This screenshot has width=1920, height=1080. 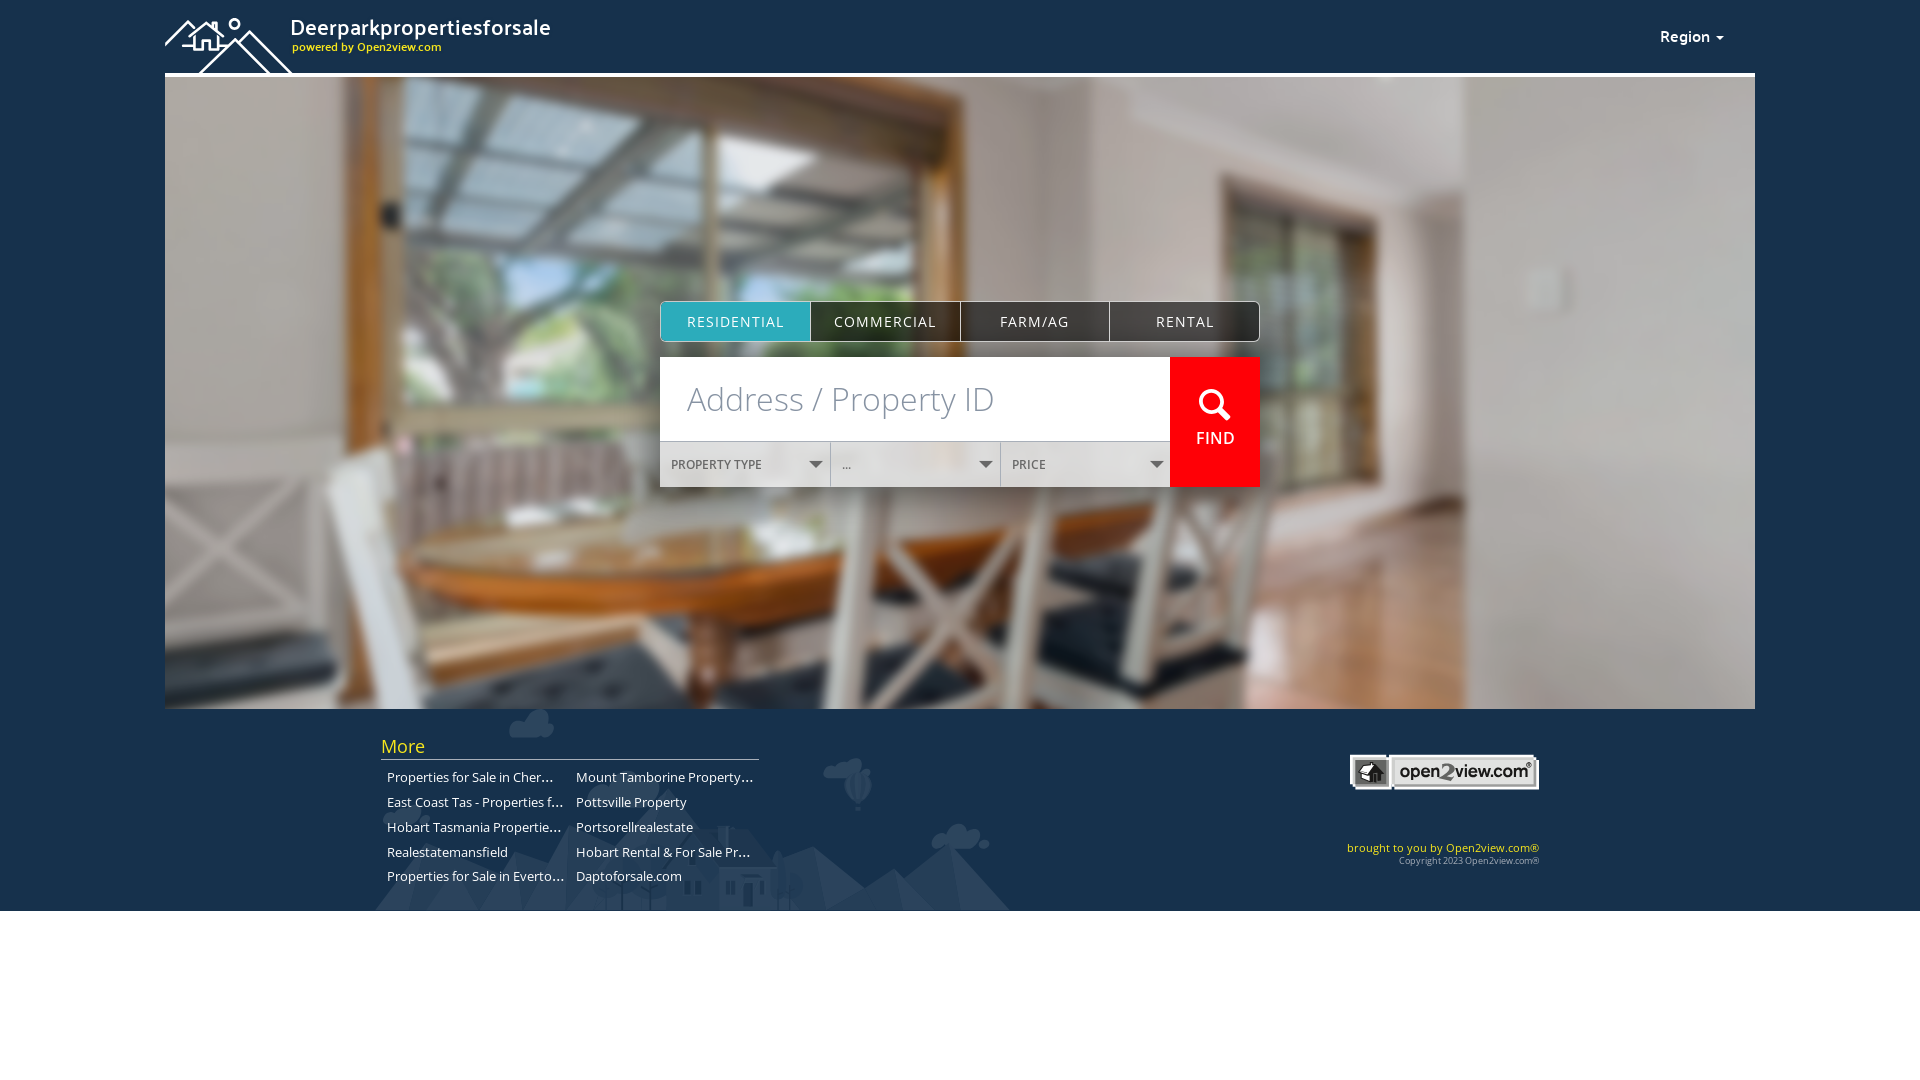 I want to click on 'Hobart Tasmania Properties for sale', so click(x=494, y=825).